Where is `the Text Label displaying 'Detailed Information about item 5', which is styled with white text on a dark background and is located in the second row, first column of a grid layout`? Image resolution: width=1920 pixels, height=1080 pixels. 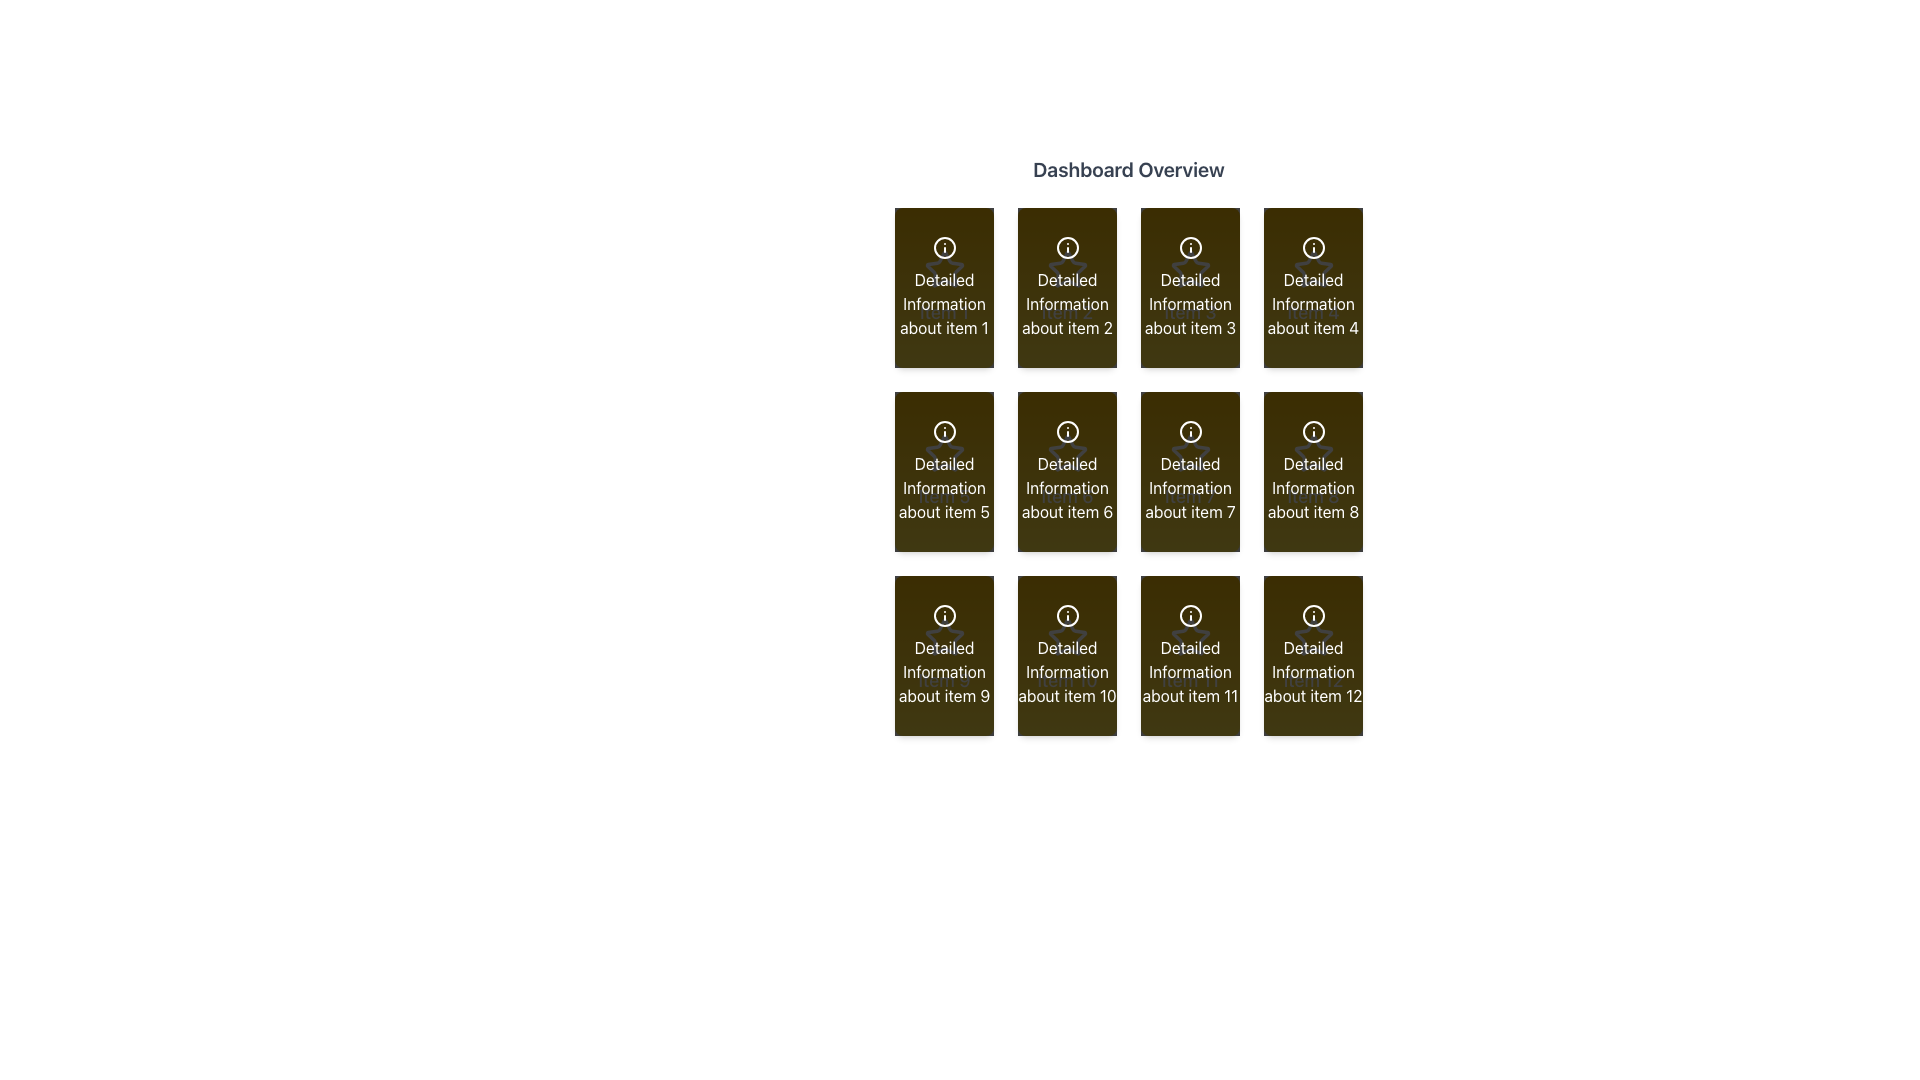
the Text Label displaying 'Detailed Information about item 5', which is styled with white text on a dark background and is located in the second row, first column of a grid layout is located at coordinates (943, 488).